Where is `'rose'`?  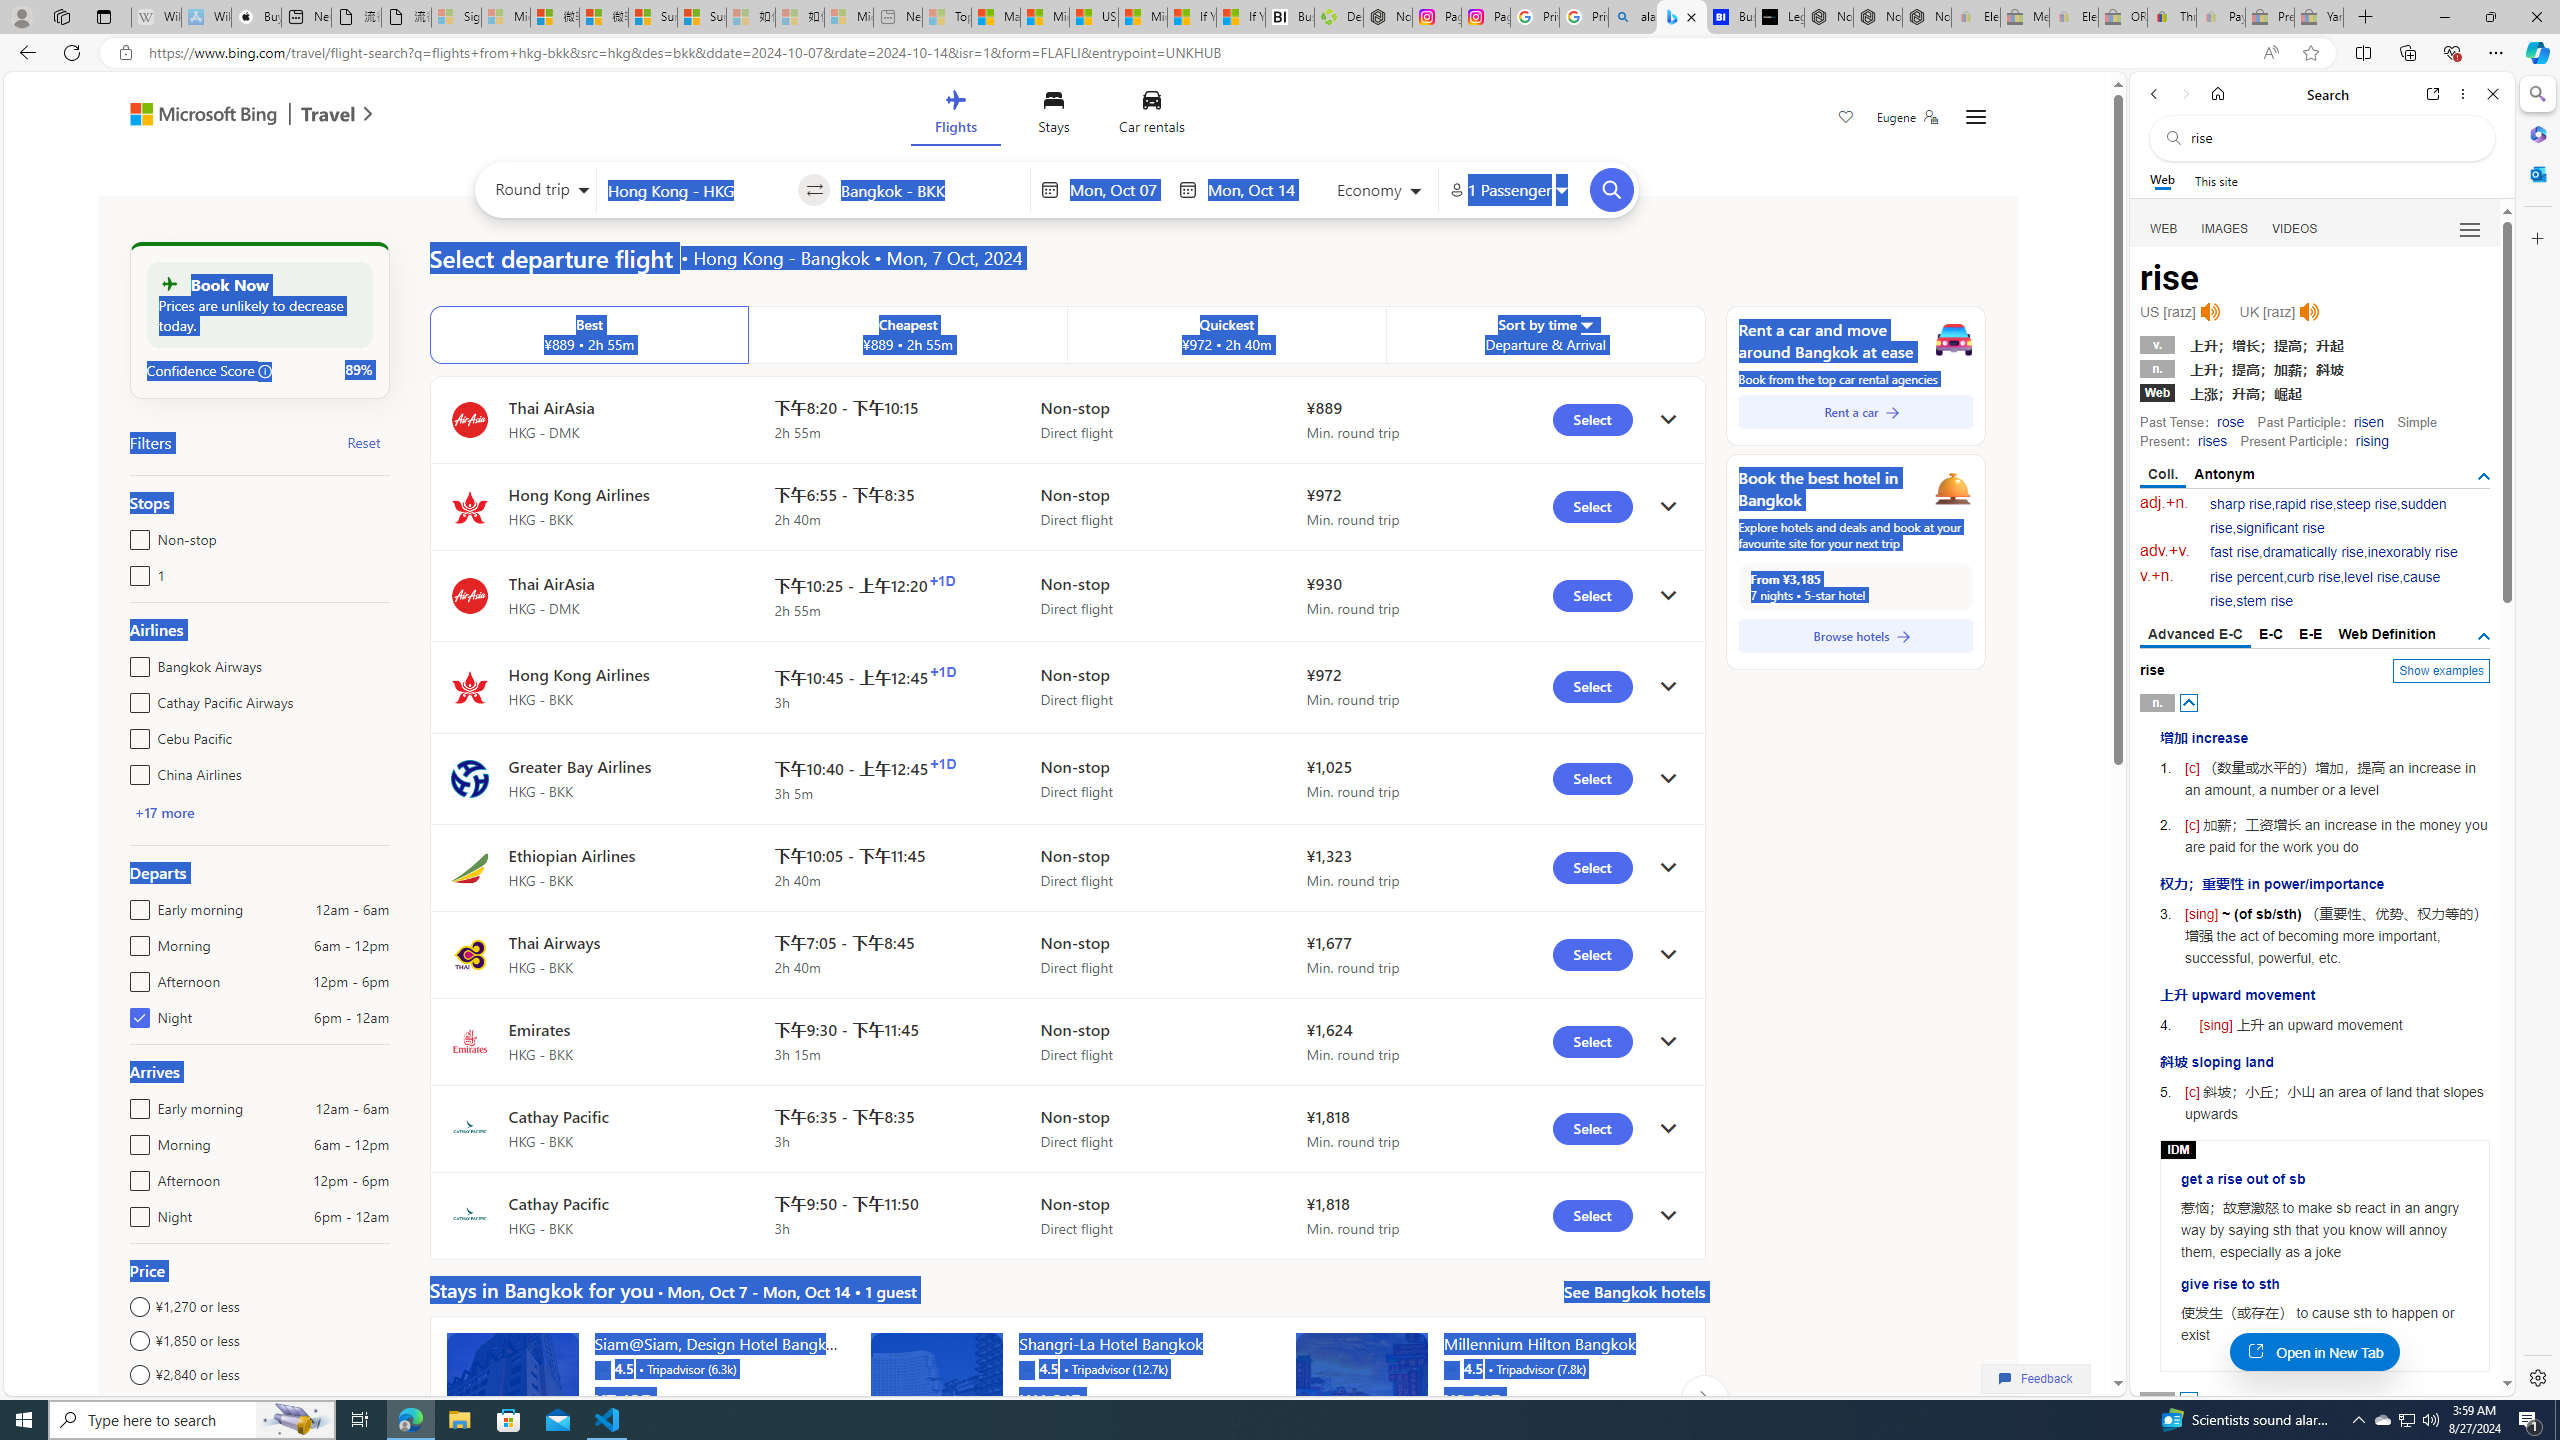 'rose' is located at coordinates (2230, 421).